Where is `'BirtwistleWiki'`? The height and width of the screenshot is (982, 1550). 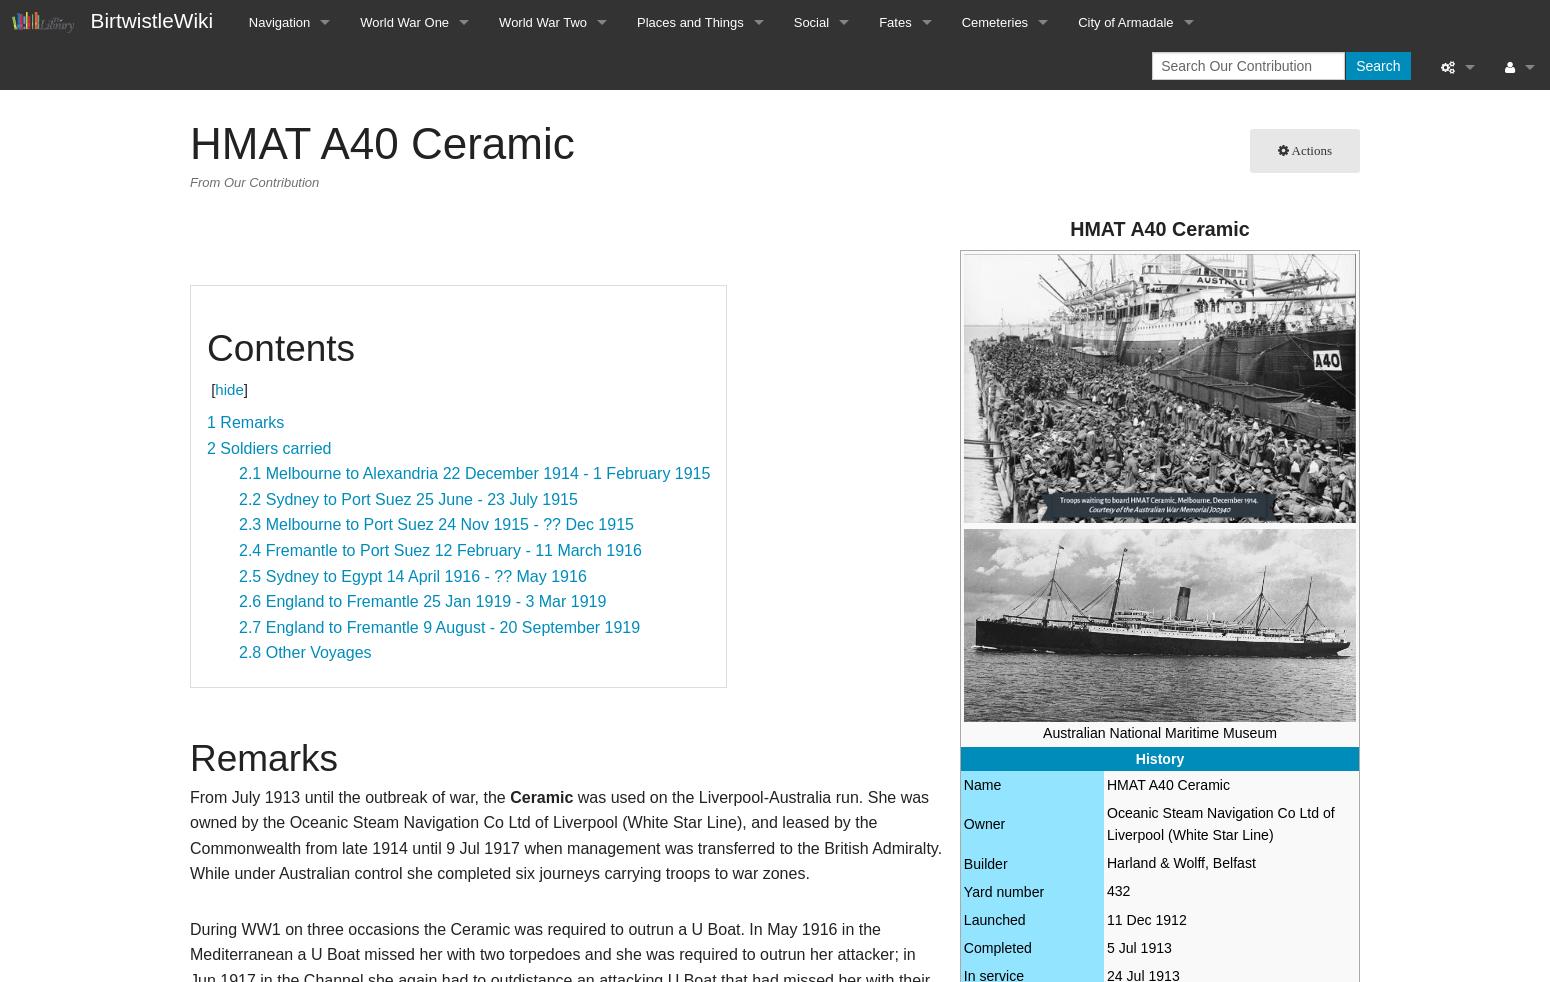
'BirtwistleWiki' is located at coordinates (151, 19).